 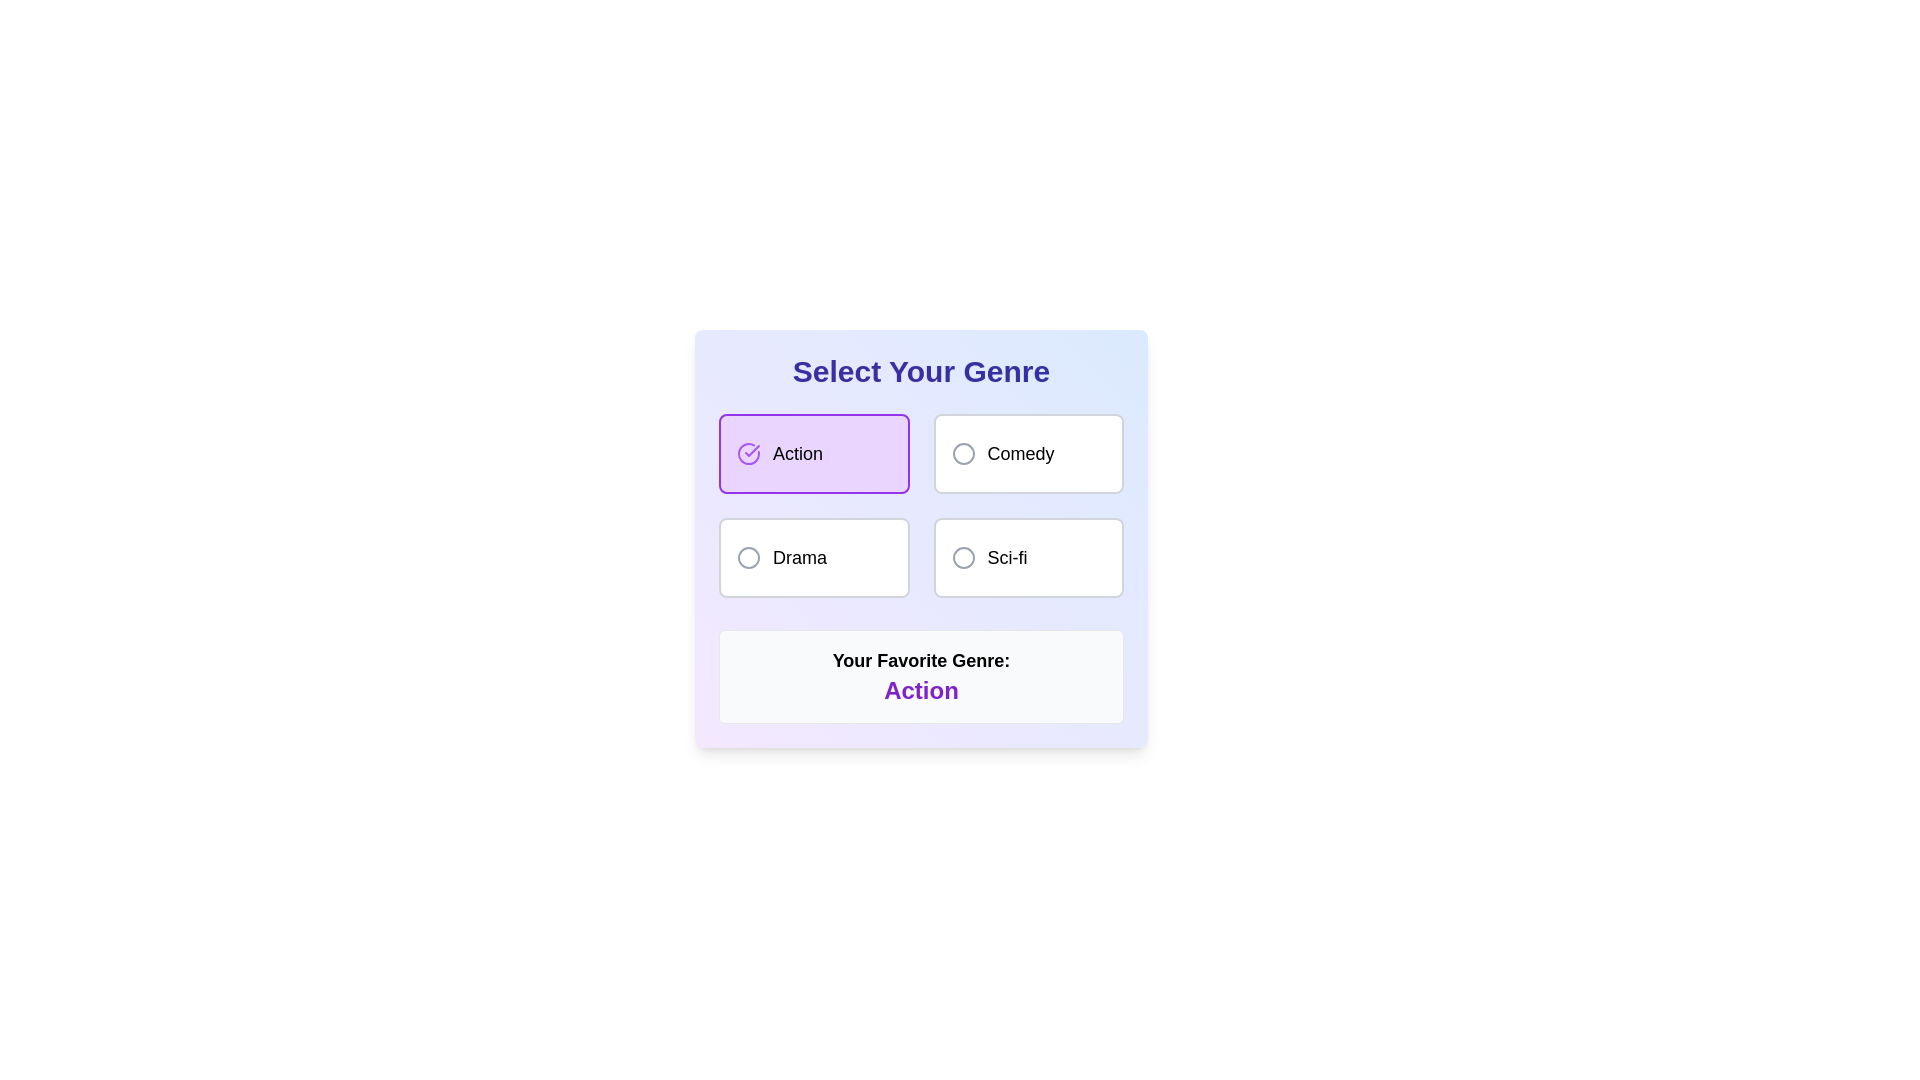 What do you see at coordinates (751, 451) in the screenshot?
I see `the checkmark SVG graphic icon indicating the selection of the 'Action' genre` at bounding box center [751, 451].